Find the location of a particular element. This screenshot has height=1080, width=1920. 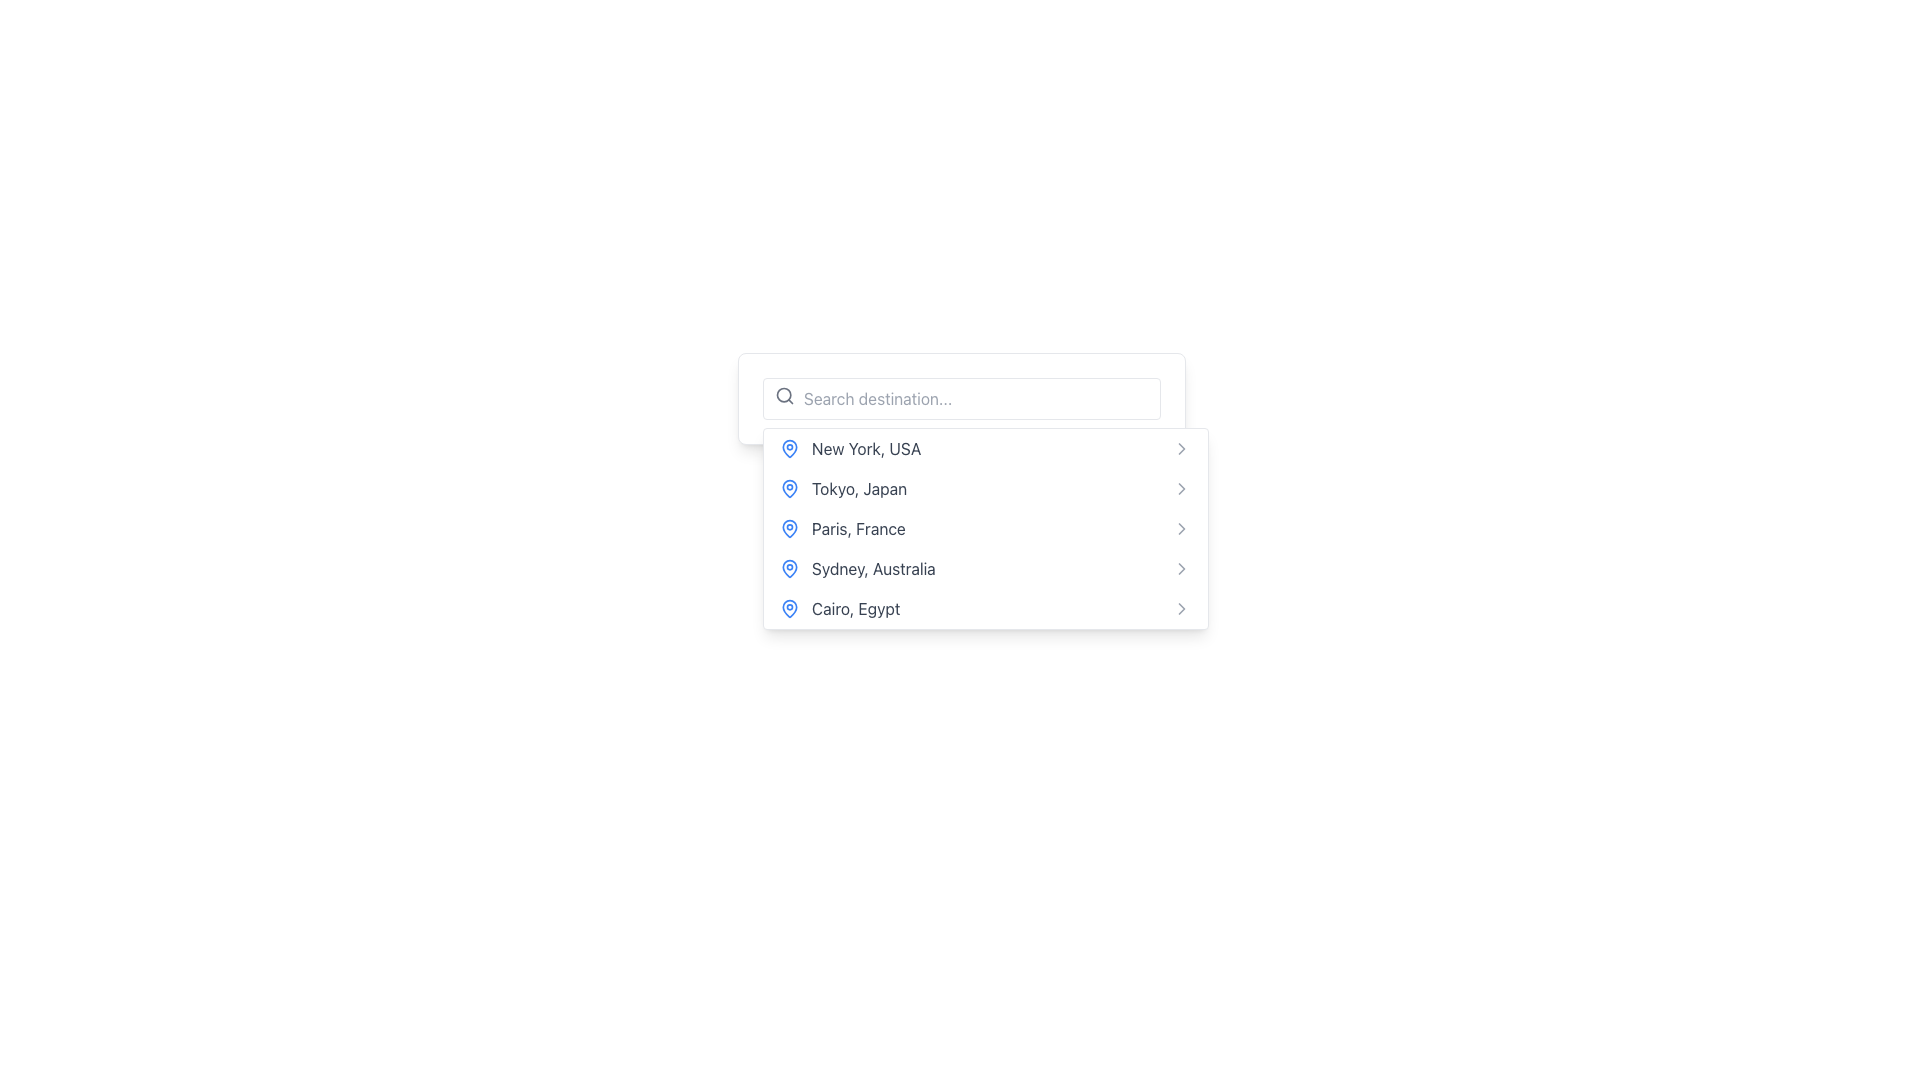

the arrow icon on the far-right side of the dropdown list entry is located at coordinates (1181, 447).